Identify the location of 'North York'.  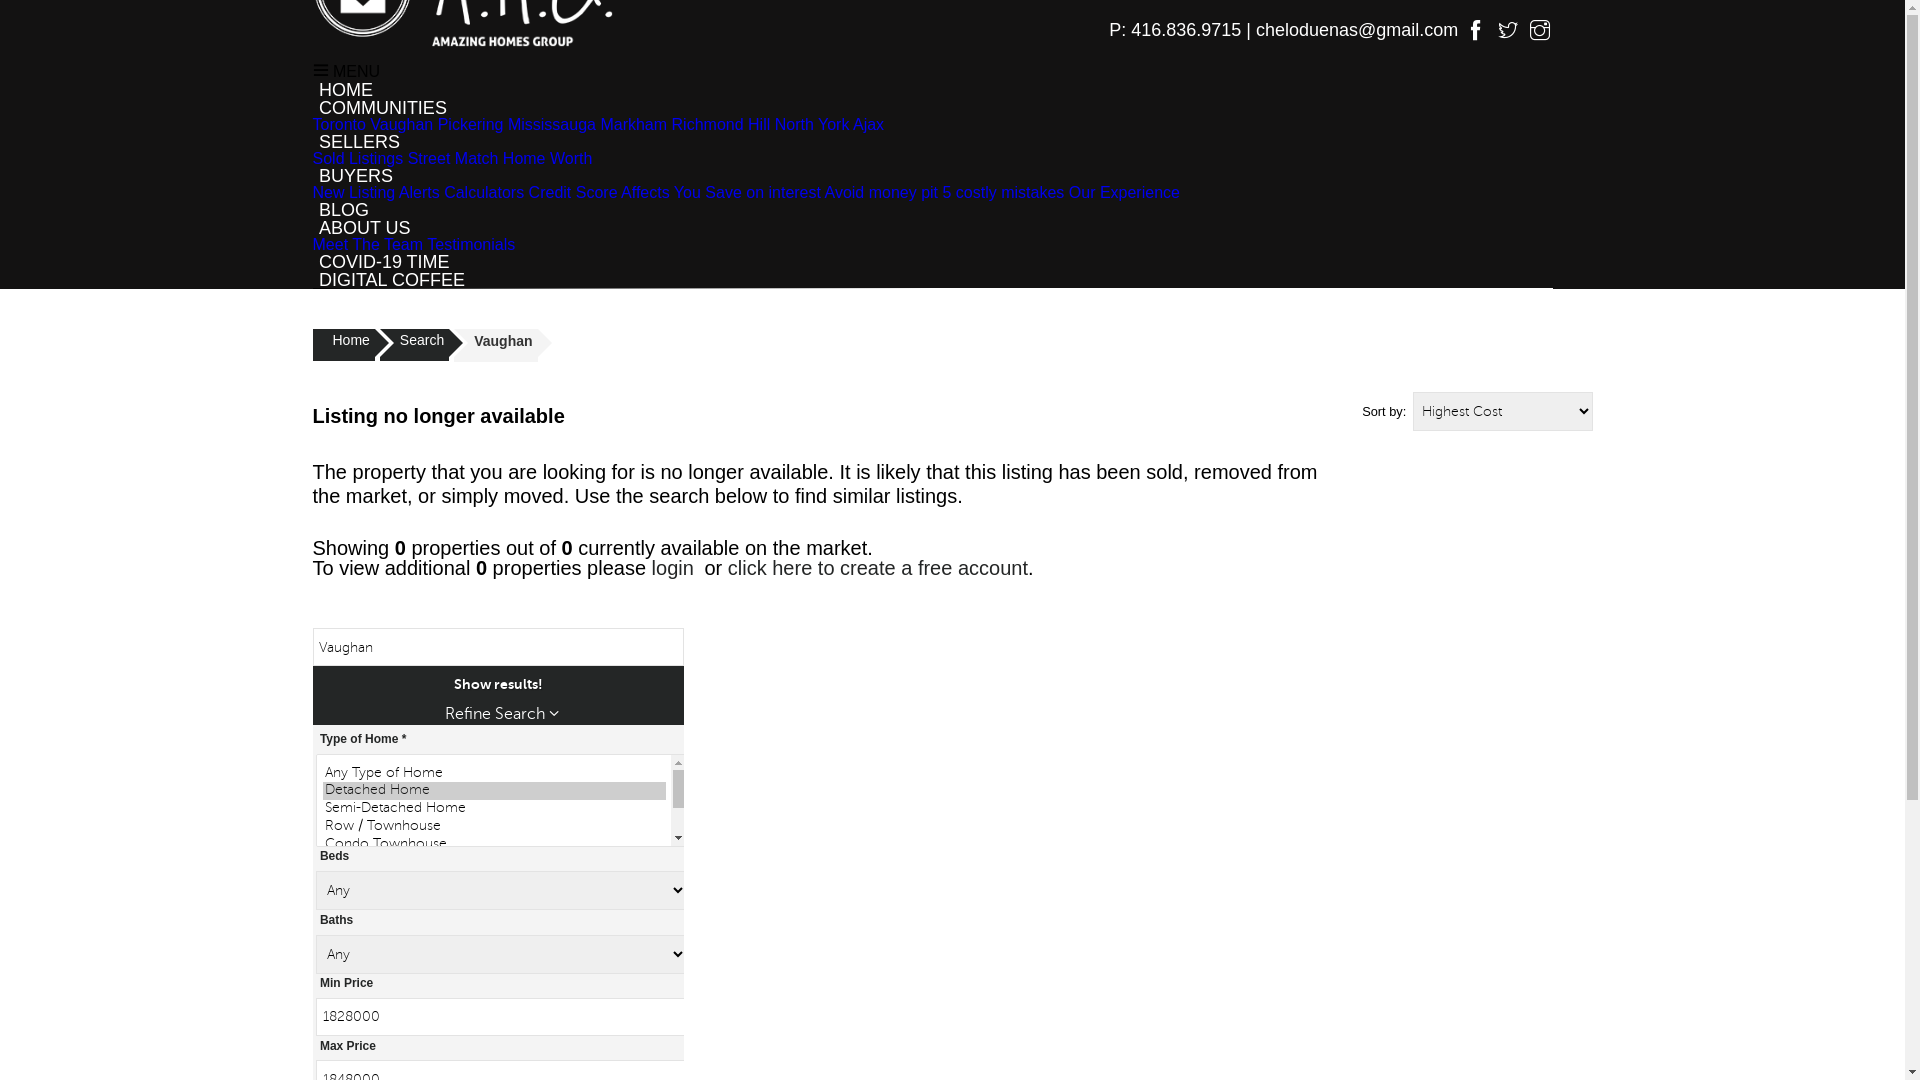
(812, 124).